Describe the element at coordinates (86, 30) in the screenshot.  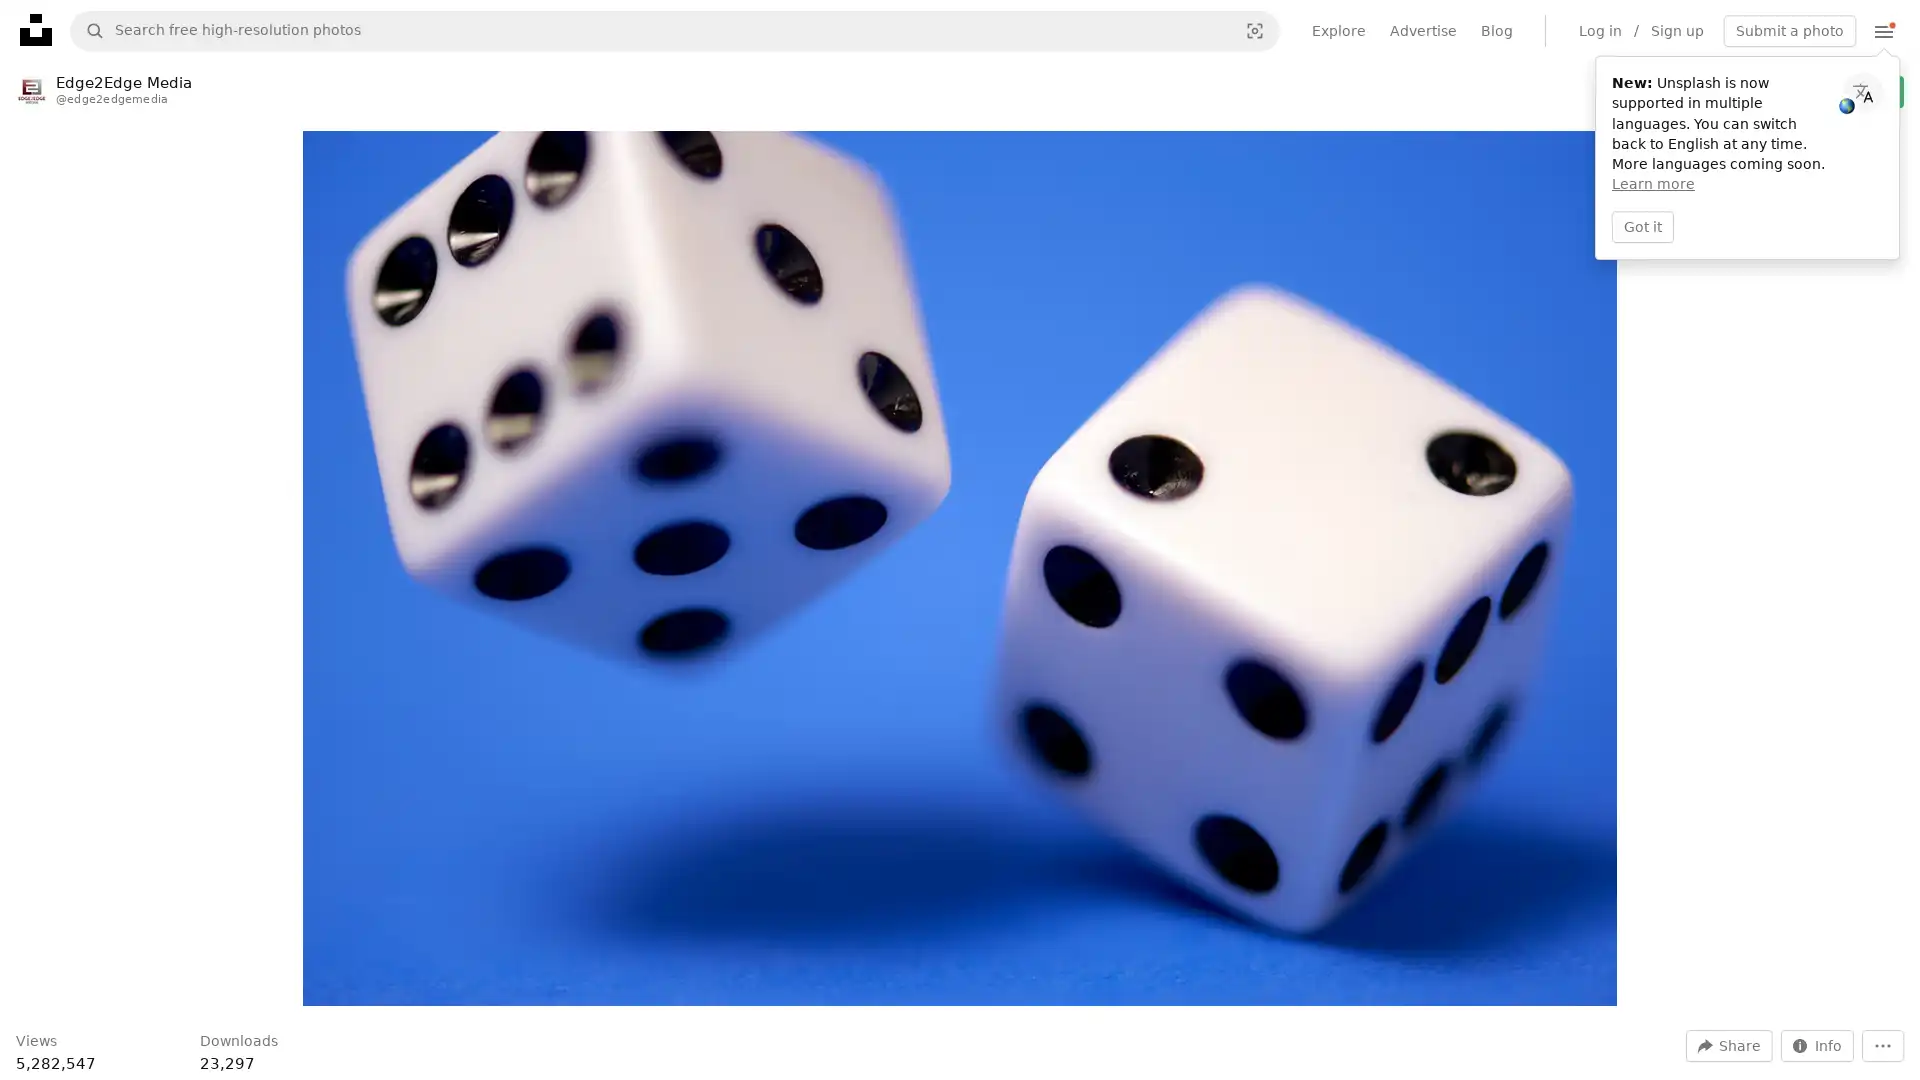
I see `Search Unsplash` at that location.